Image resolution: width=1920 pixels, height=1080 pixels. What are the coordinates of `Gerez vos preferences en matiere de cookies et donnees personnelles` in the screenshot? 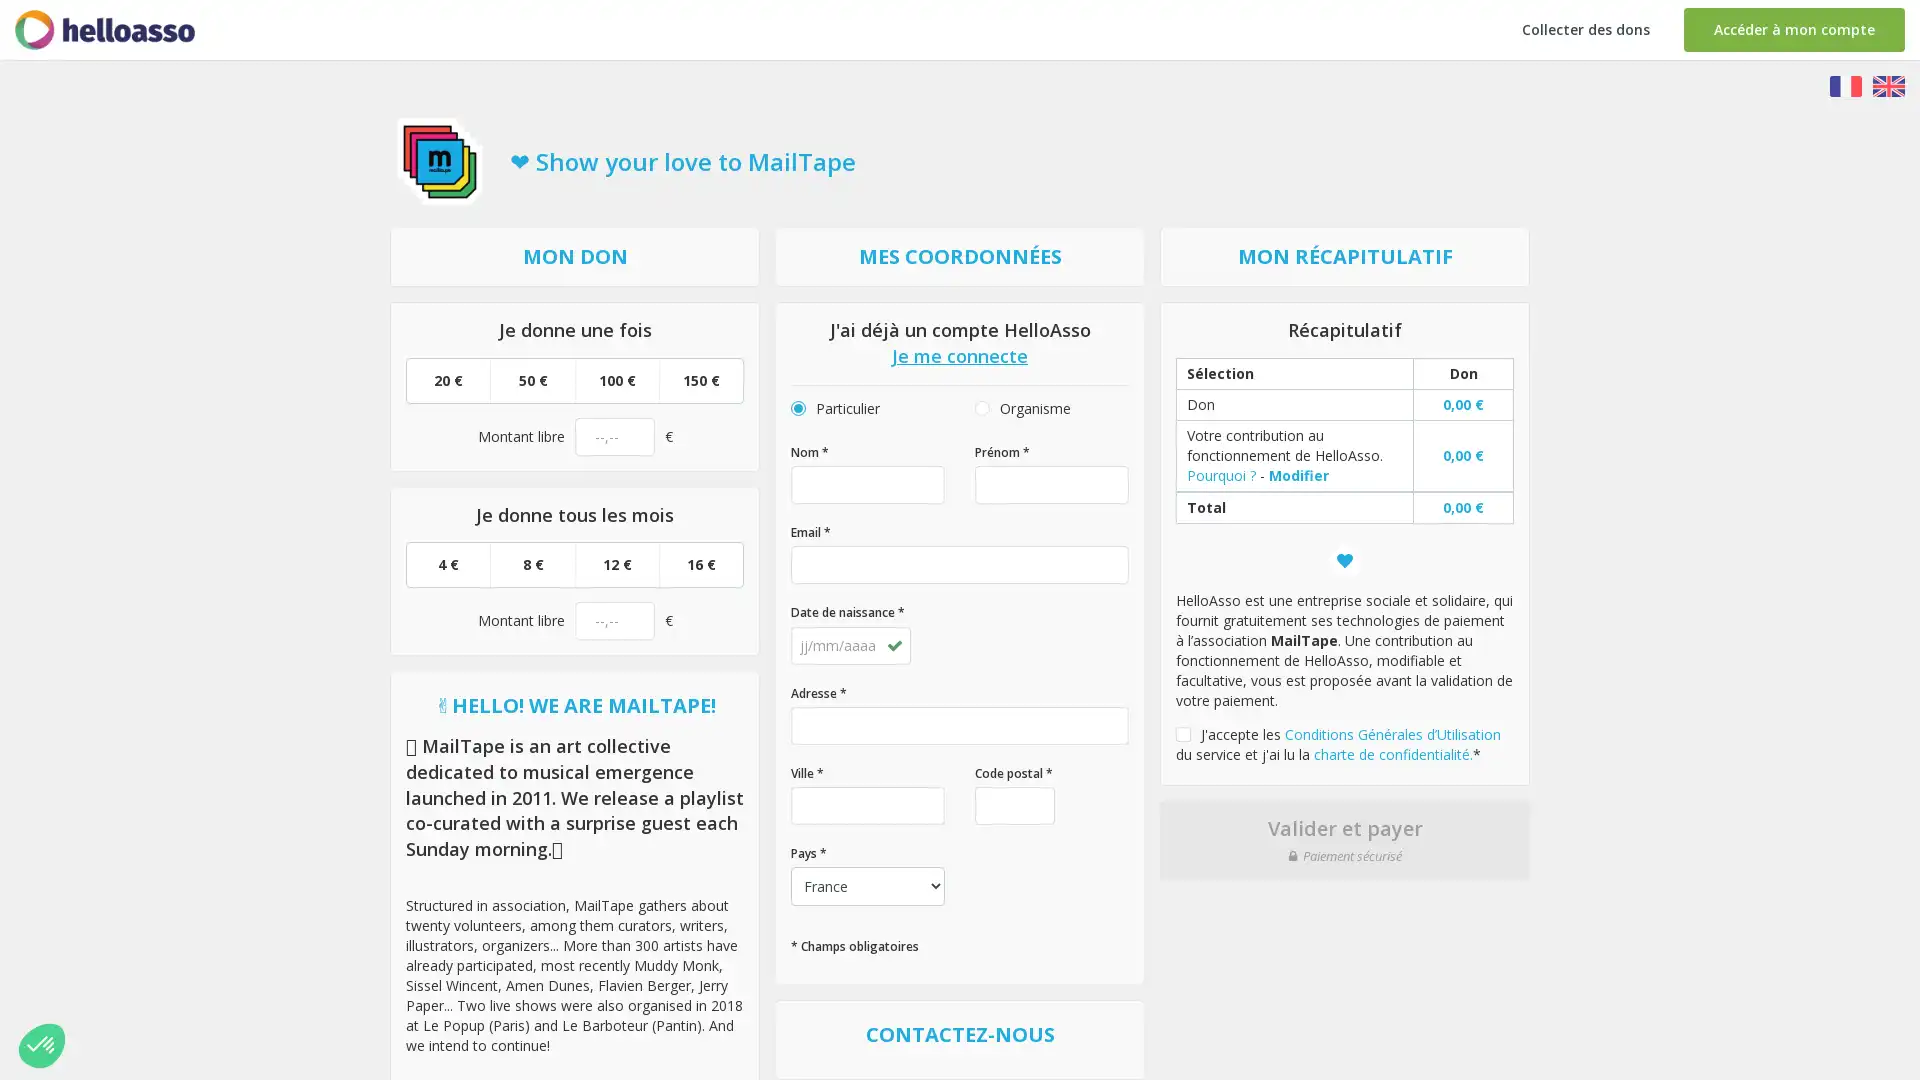 It's located at (42, 1044).